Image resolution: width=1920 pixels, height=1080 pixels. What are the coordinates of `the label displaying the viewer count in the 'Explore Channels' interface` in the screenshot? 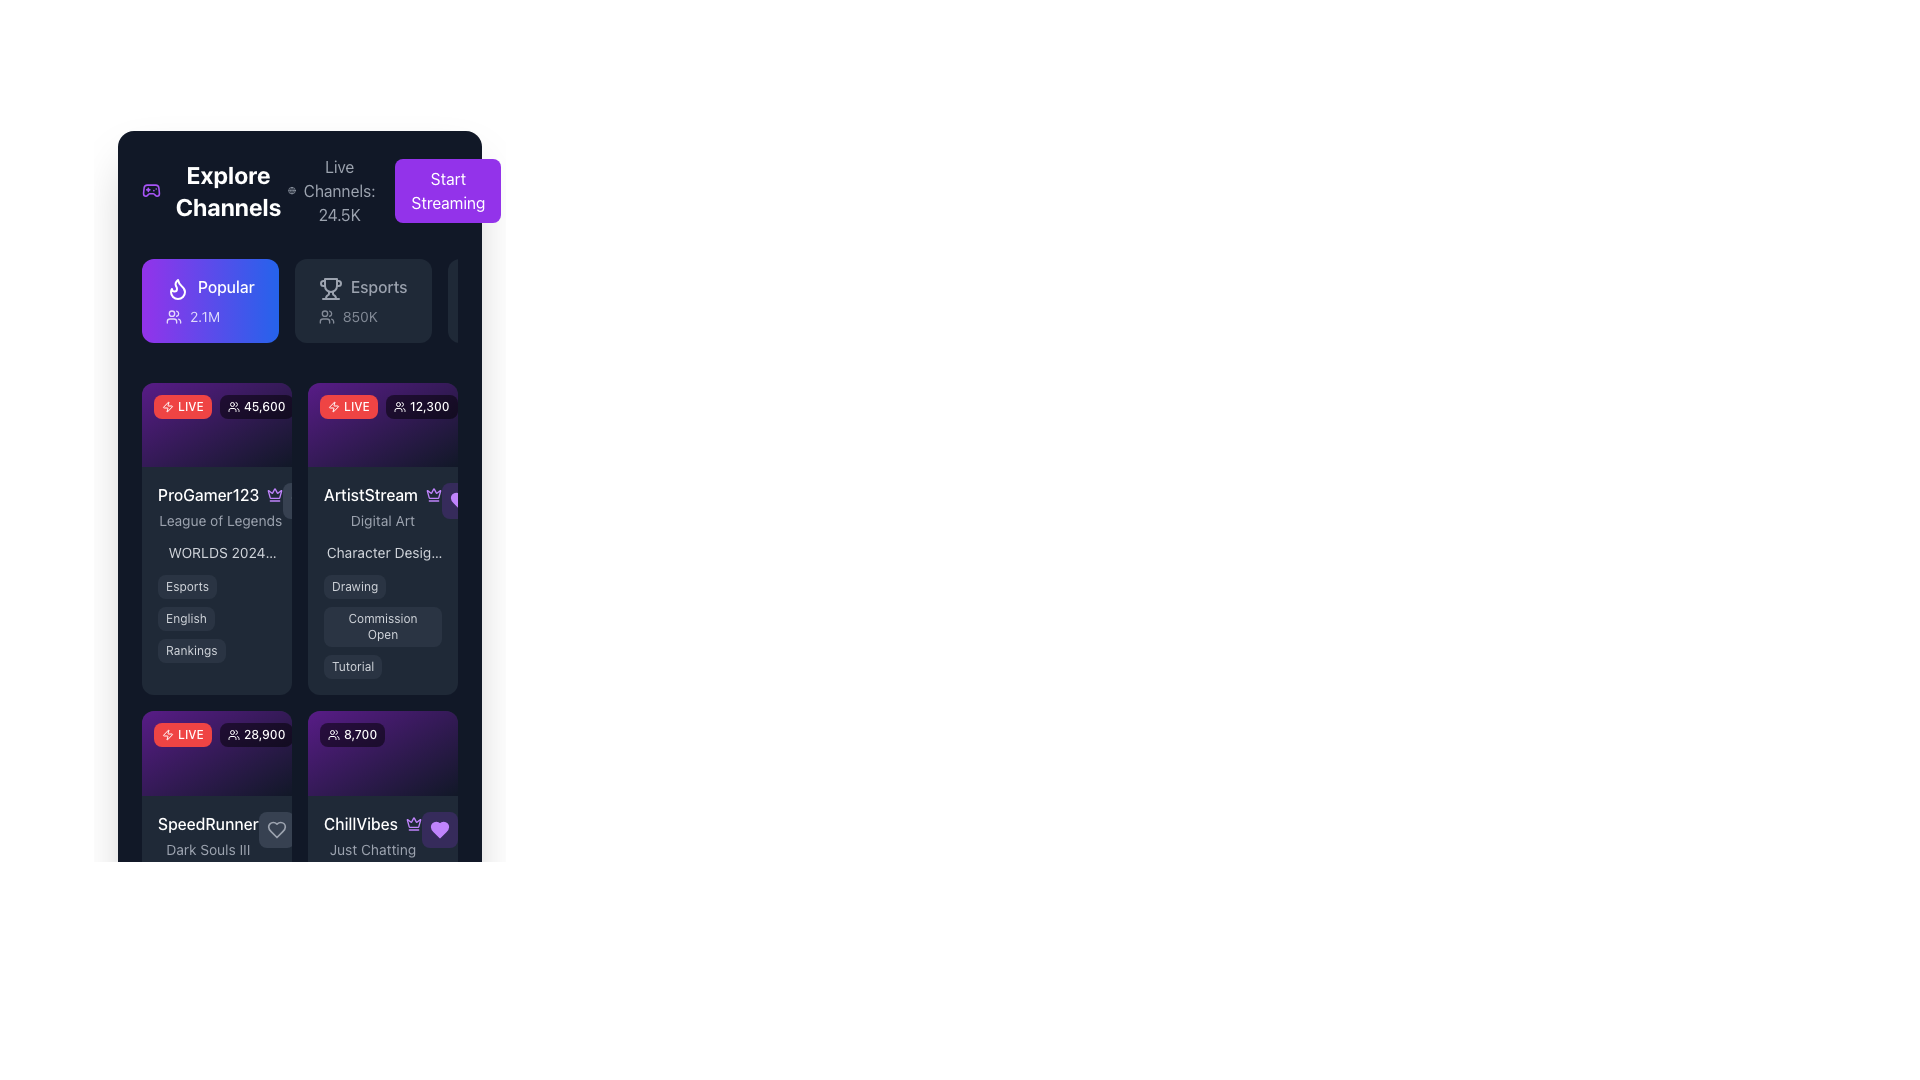 It's located at (255, 406).